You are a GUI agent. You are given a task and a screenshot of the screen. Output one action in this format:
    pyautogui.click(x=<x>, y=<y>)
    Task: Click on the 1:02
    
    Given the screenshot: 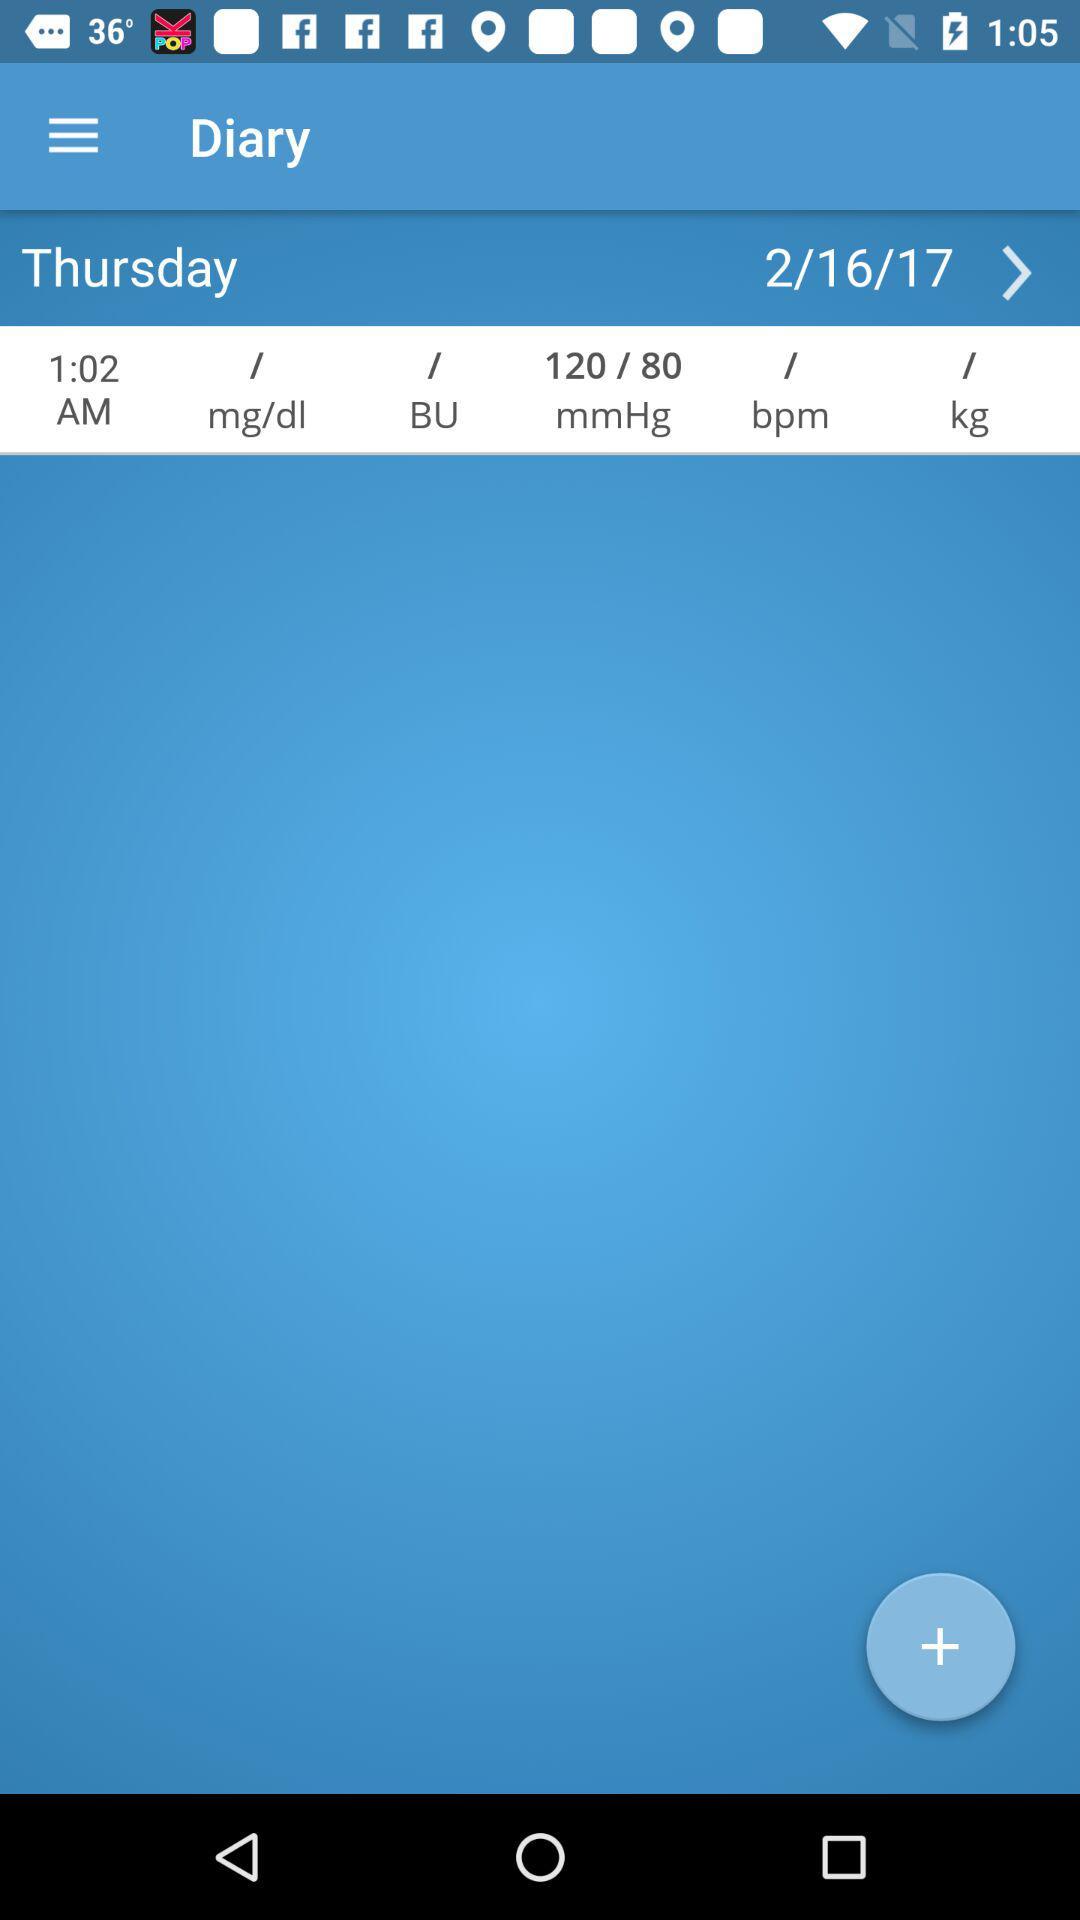 What is the action you would take?
    pyautogui.click(x=83, y=389)
    